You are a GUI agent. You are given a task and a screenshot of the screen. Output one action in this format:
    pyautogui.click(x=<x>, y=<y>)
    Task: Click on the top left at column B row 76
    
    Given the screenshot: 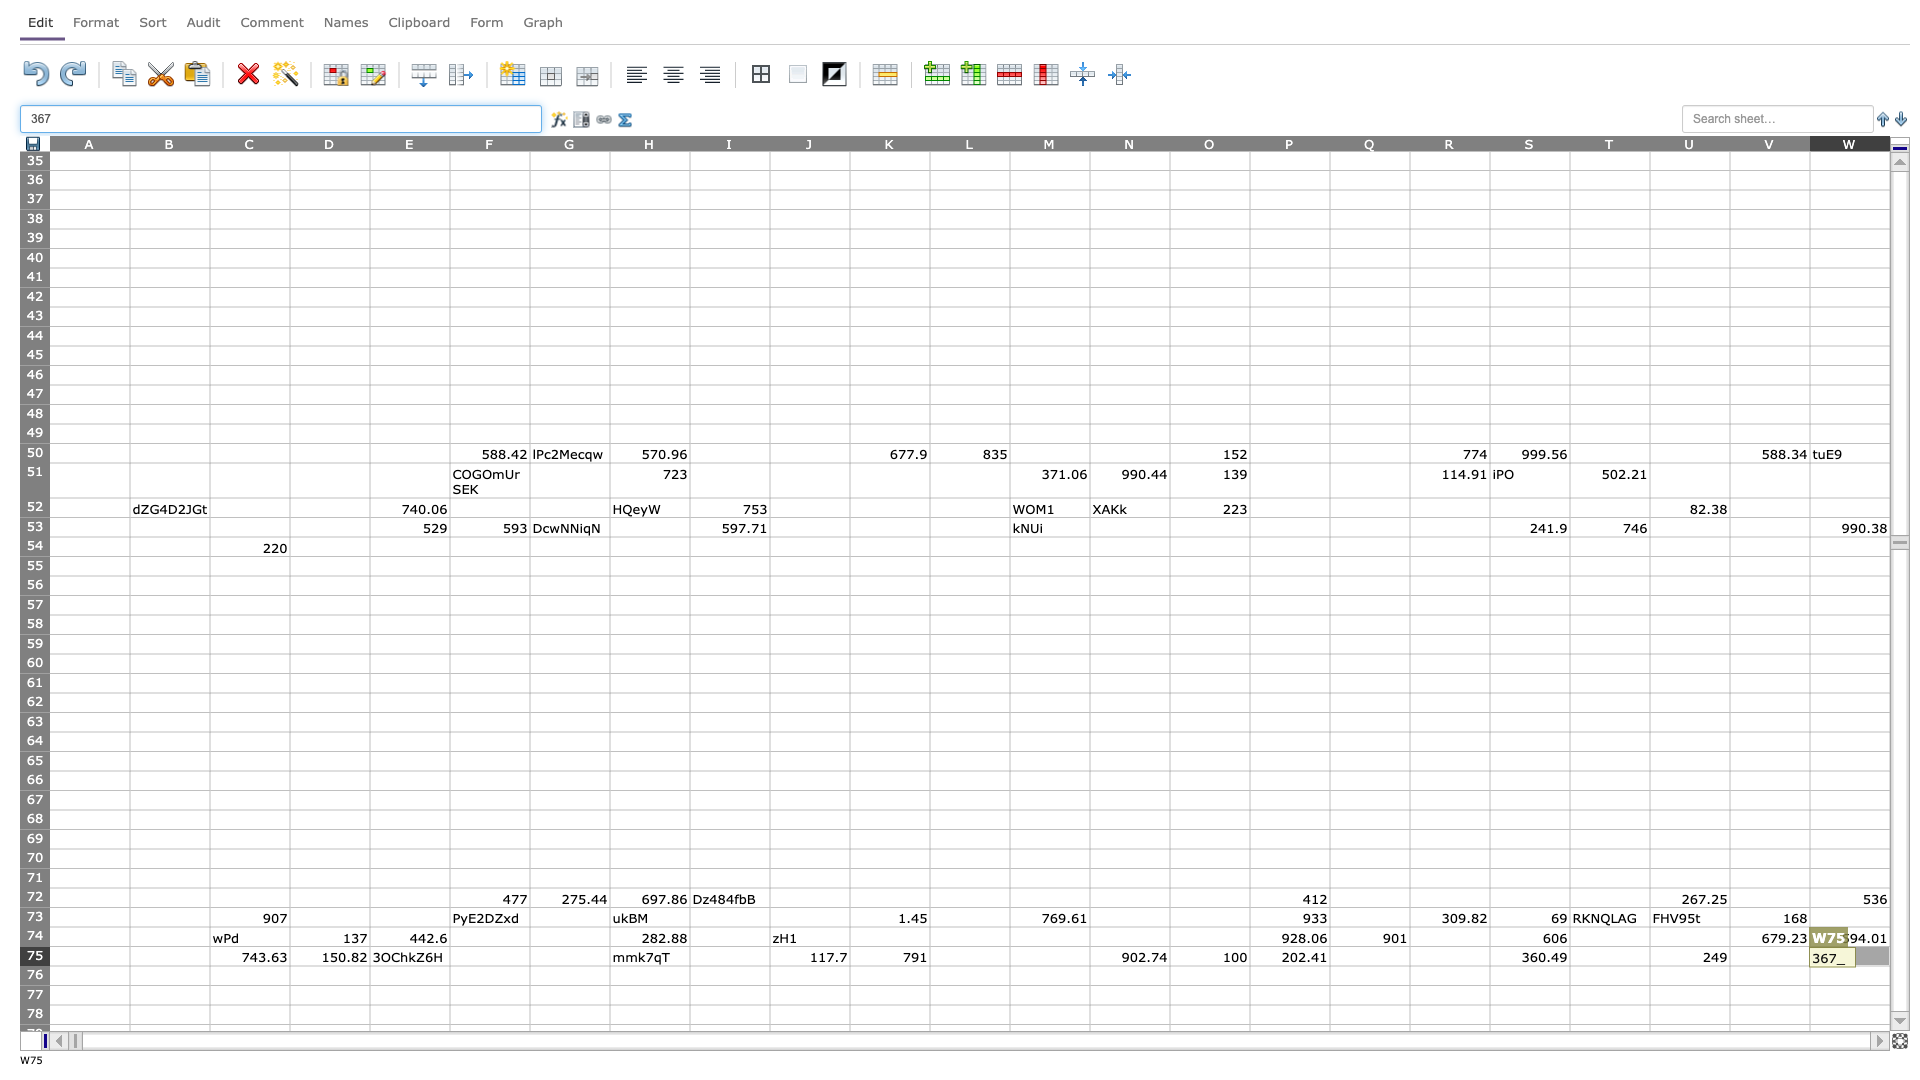 What is the action you would take?
    pyautogui.click(x=128, y=964)
    